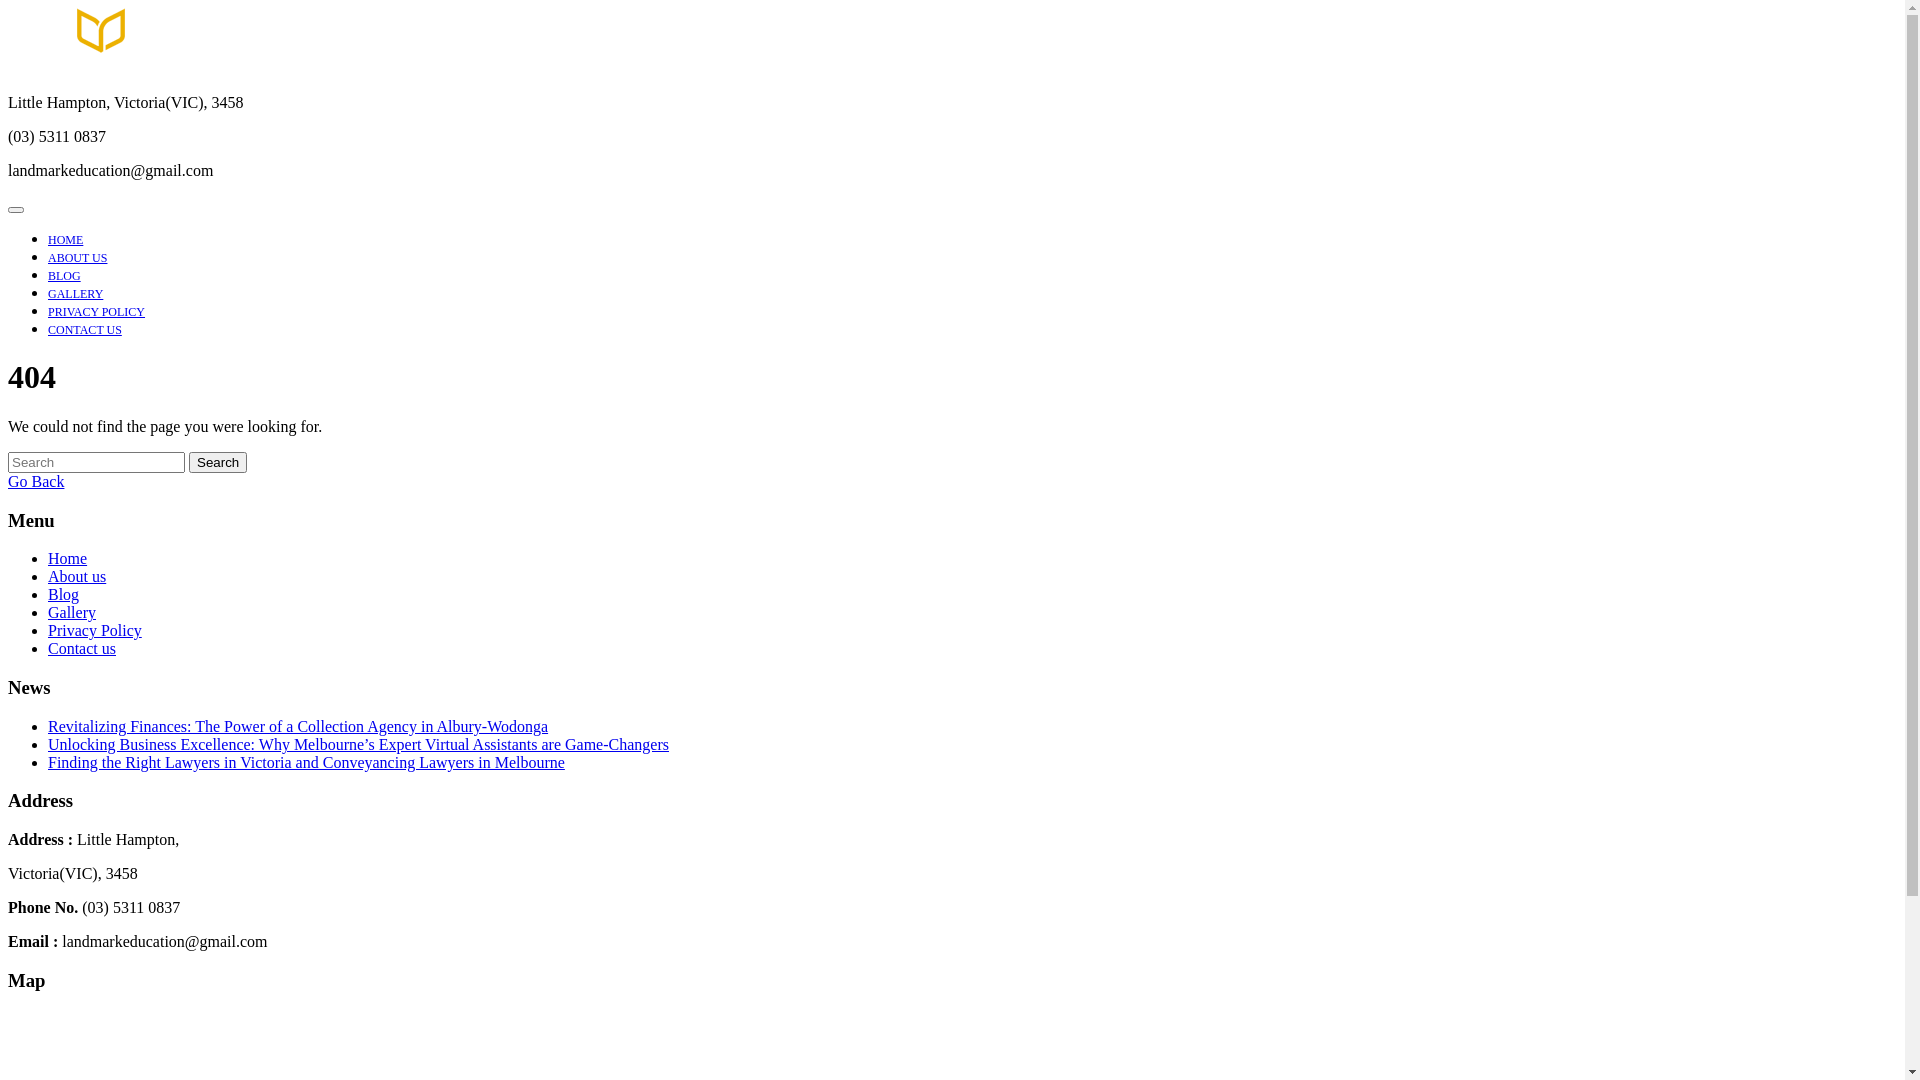 This screenshot has width=1920, height=1080. I want to click on 'Skip to content', so click(6, 7).